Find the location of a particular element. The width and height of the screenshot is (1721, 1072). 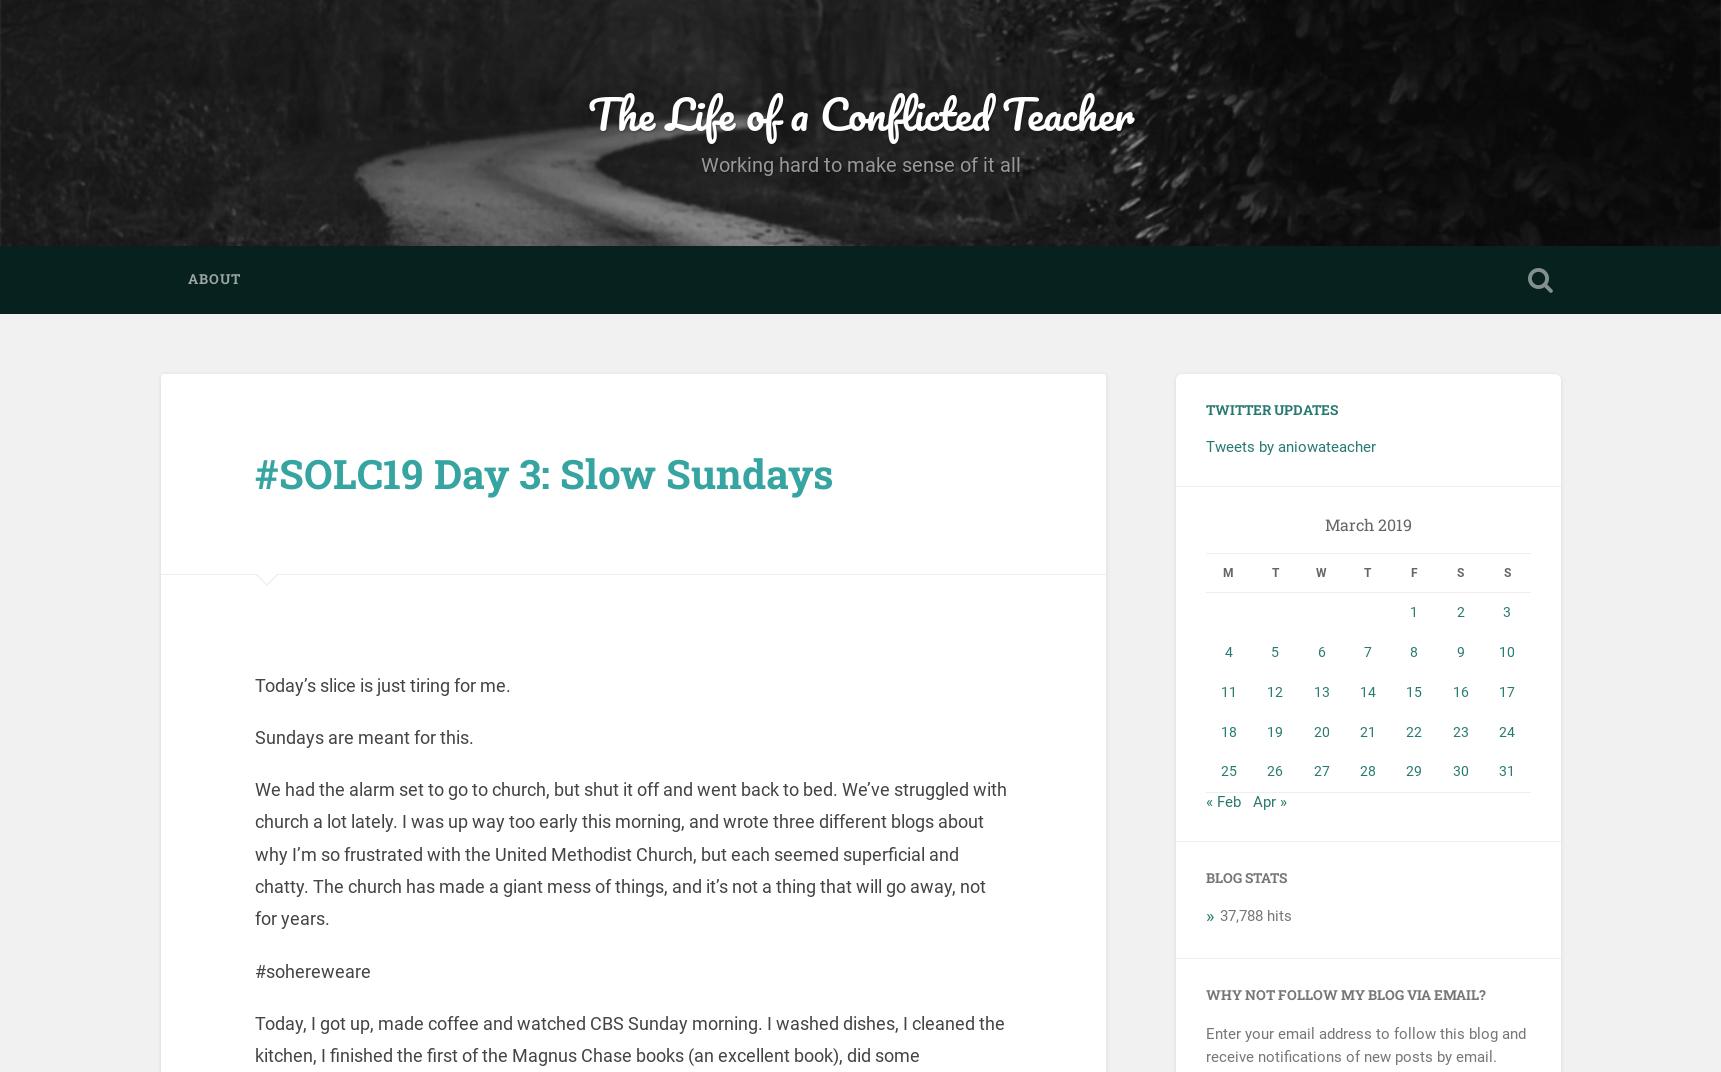

'Why not follow my blog via email?' is located at coordinates (1204, 992).